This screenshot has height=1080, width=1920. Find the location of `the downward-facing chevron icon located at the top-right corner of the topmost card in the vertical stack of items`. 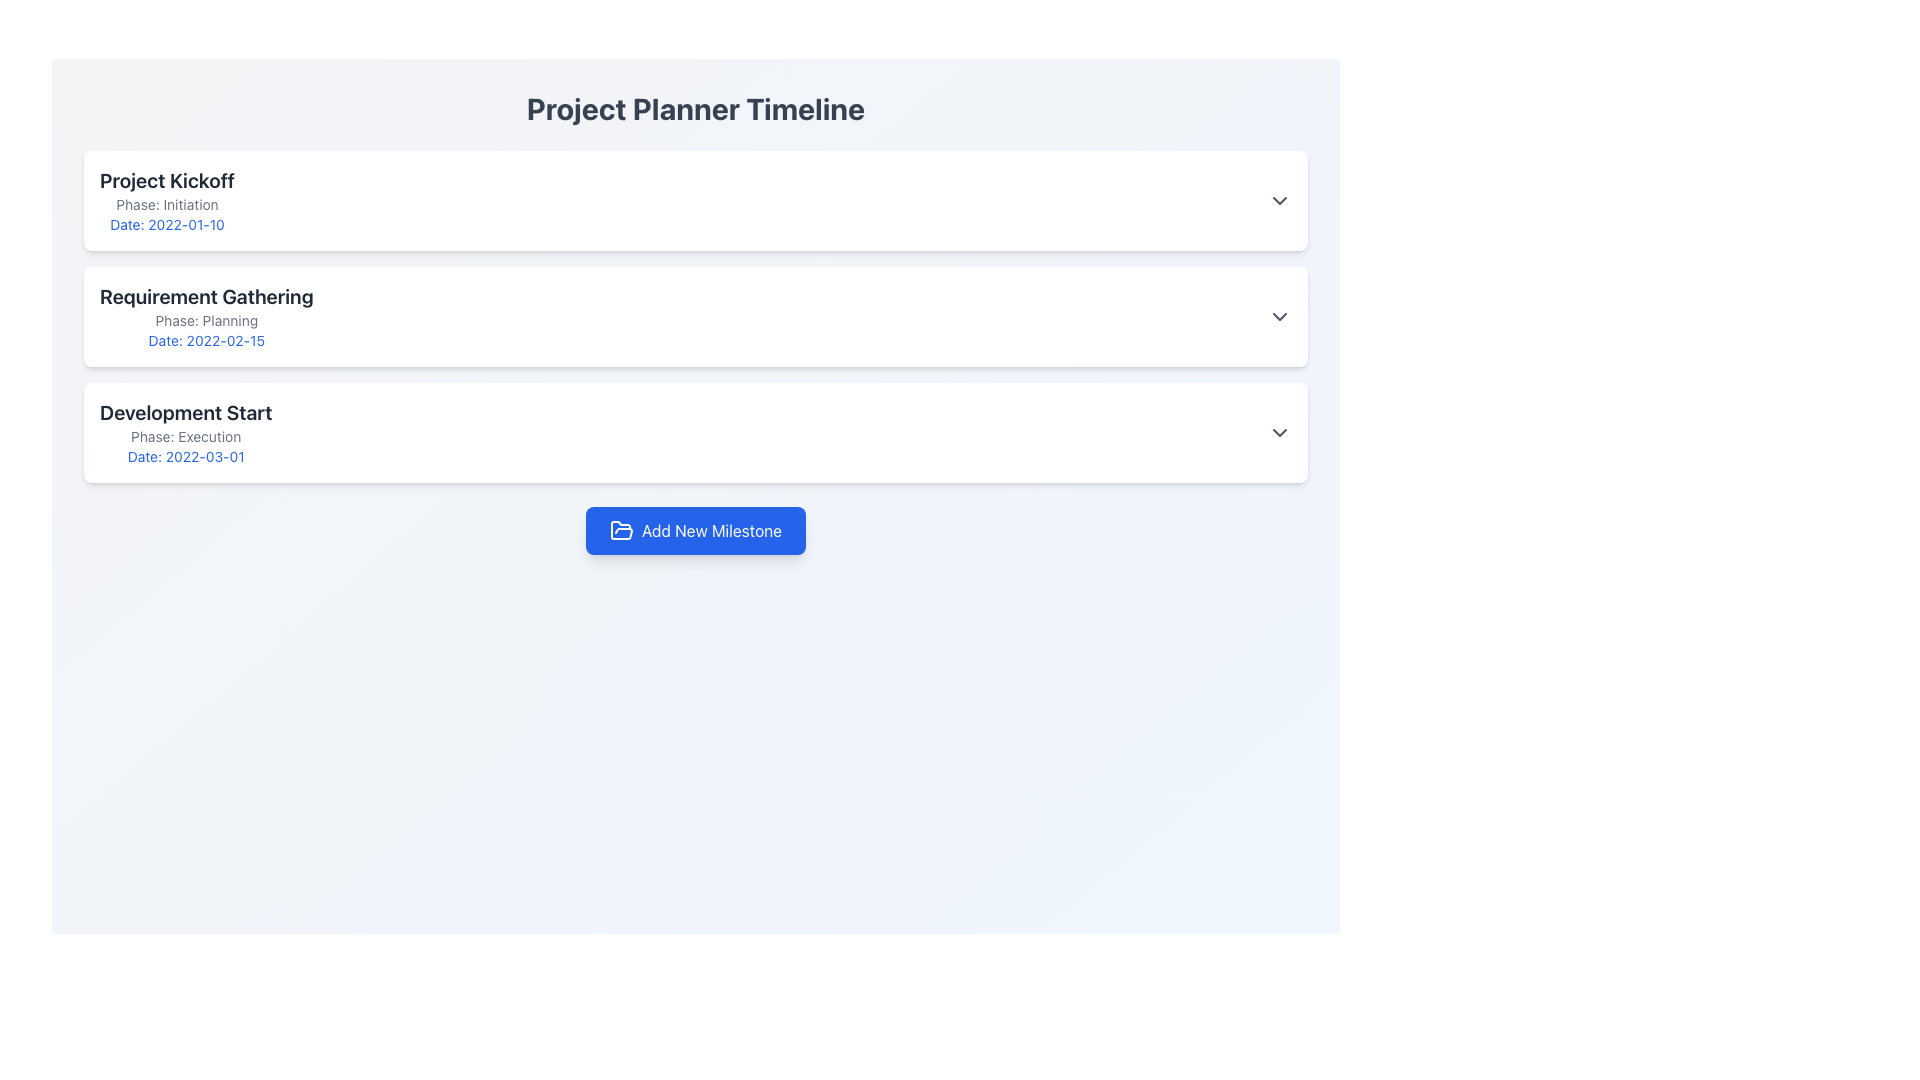

the downward-facing chevron icon located at the top-right corner of the topmost card in the vertical stack of items is located at coordinates (1280, 200).